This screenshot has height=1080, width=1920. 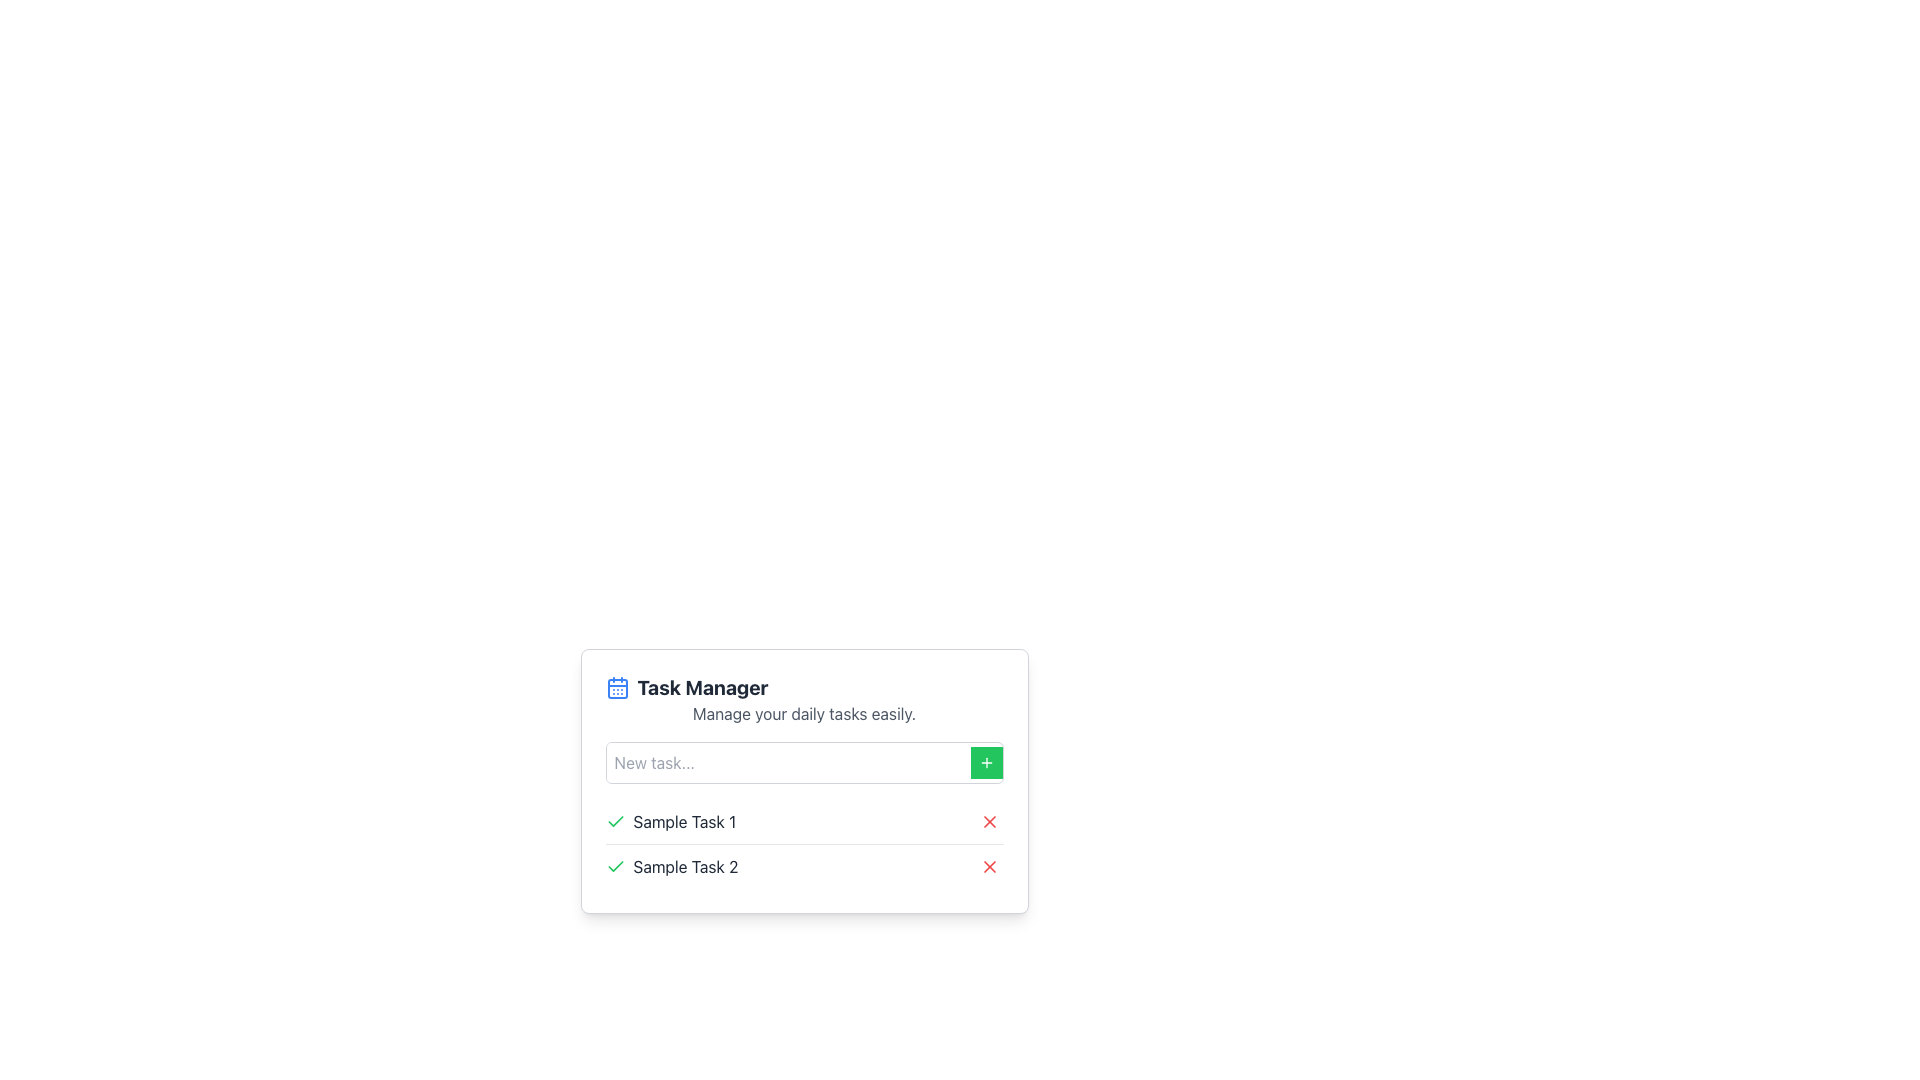 What do you see at coordinates (986, 763) in the screenshot?
I see `the plus sign icon located at the center of the green circular button to the right of the 'New Task...' input box for tooltip or visual feedback` at bounding box center [986, 763].